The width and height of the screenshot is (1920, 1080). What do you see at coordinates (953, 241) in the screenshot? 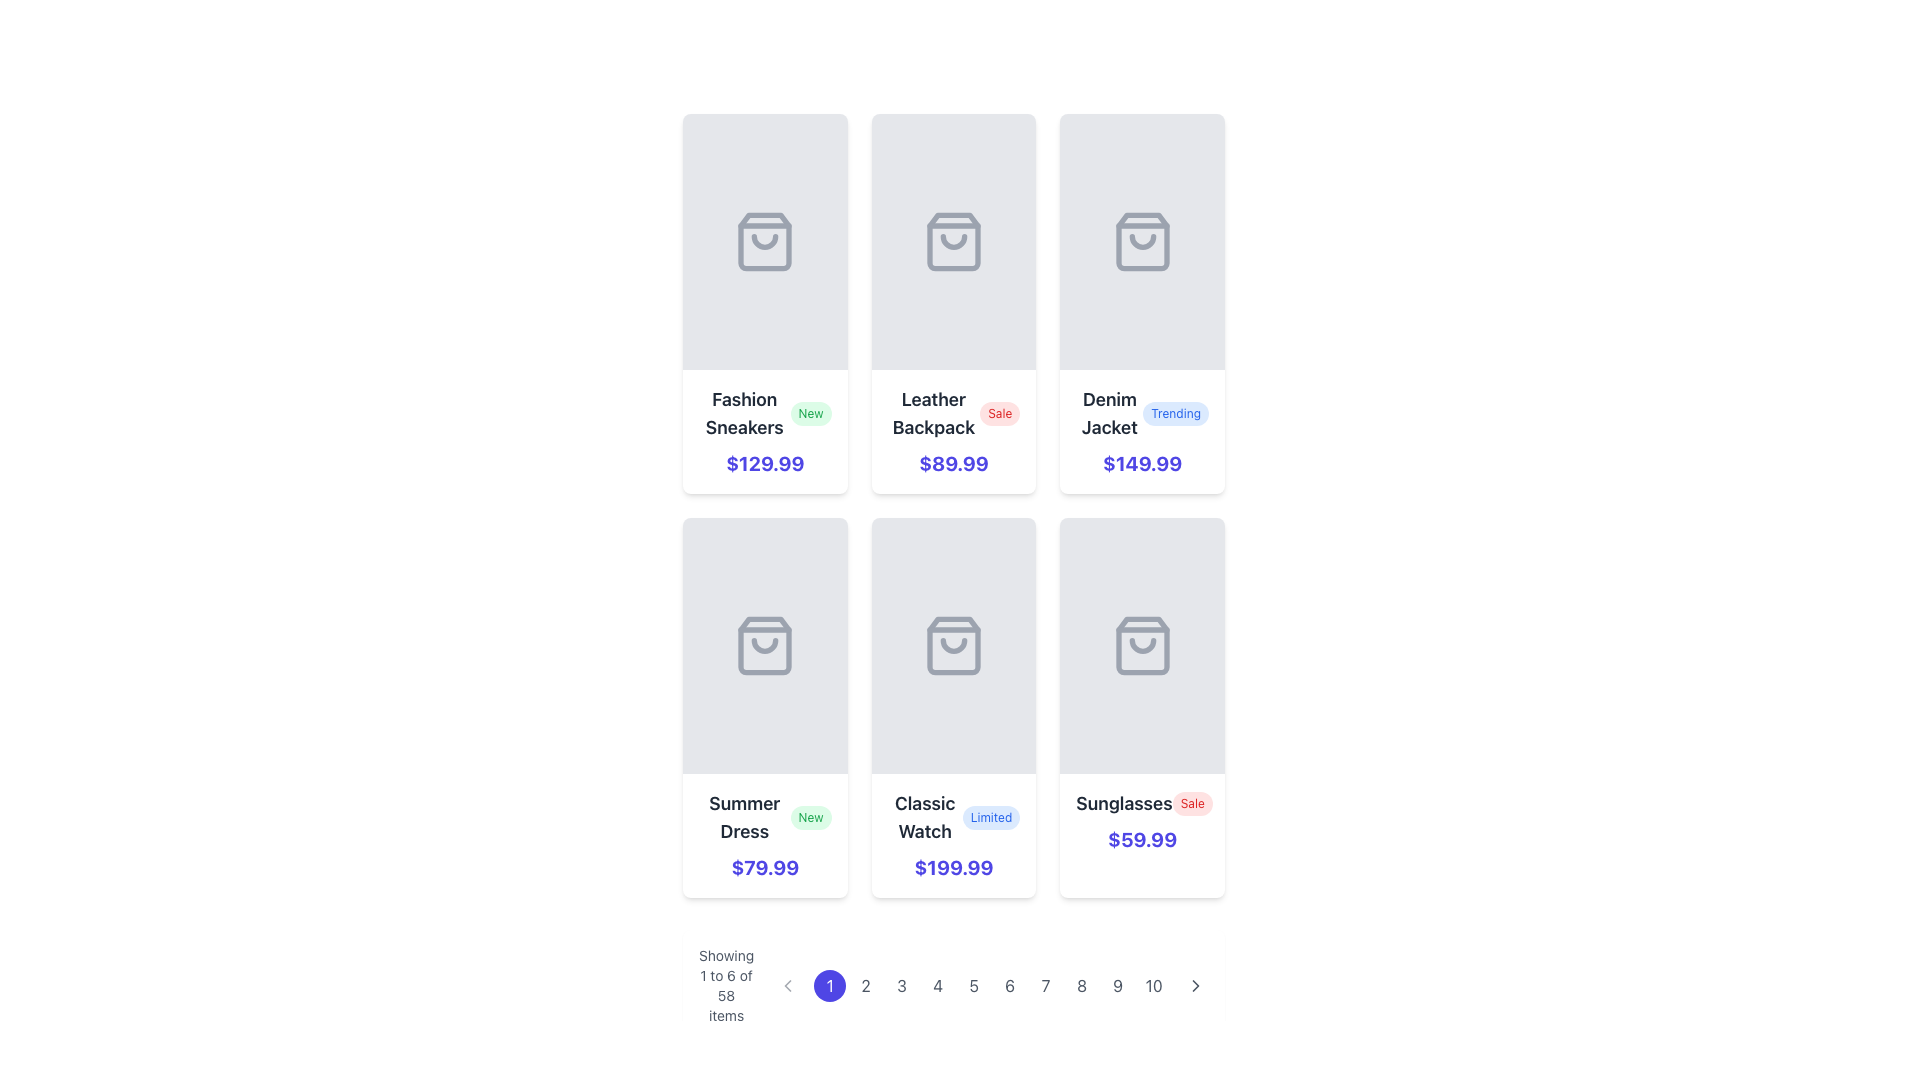
I see `on the IconContainer representing the 'Leather Backpack' product category` at bounding box center [953, 241].